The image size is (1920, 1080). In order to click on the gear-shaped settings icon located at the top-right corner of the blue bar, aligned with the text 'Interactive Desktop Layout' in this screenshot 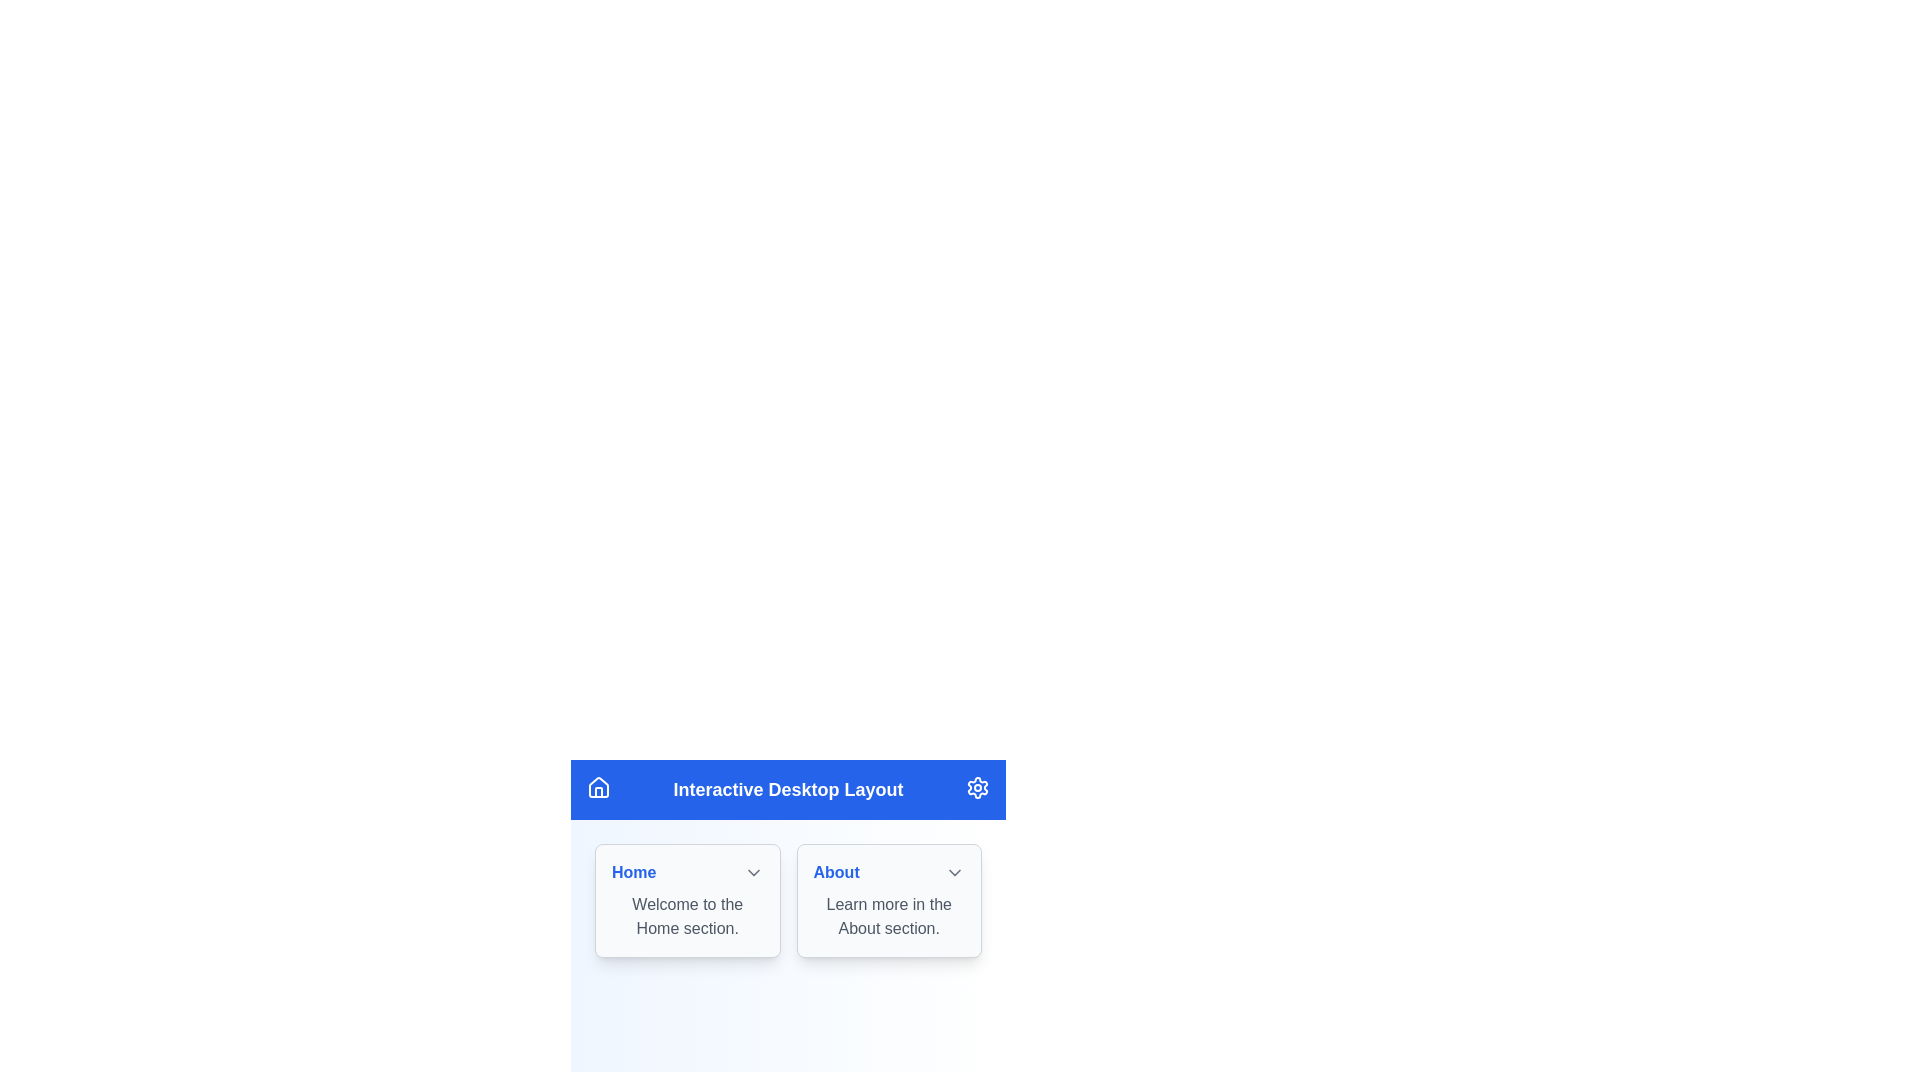, I will do `click(978, 786)`.